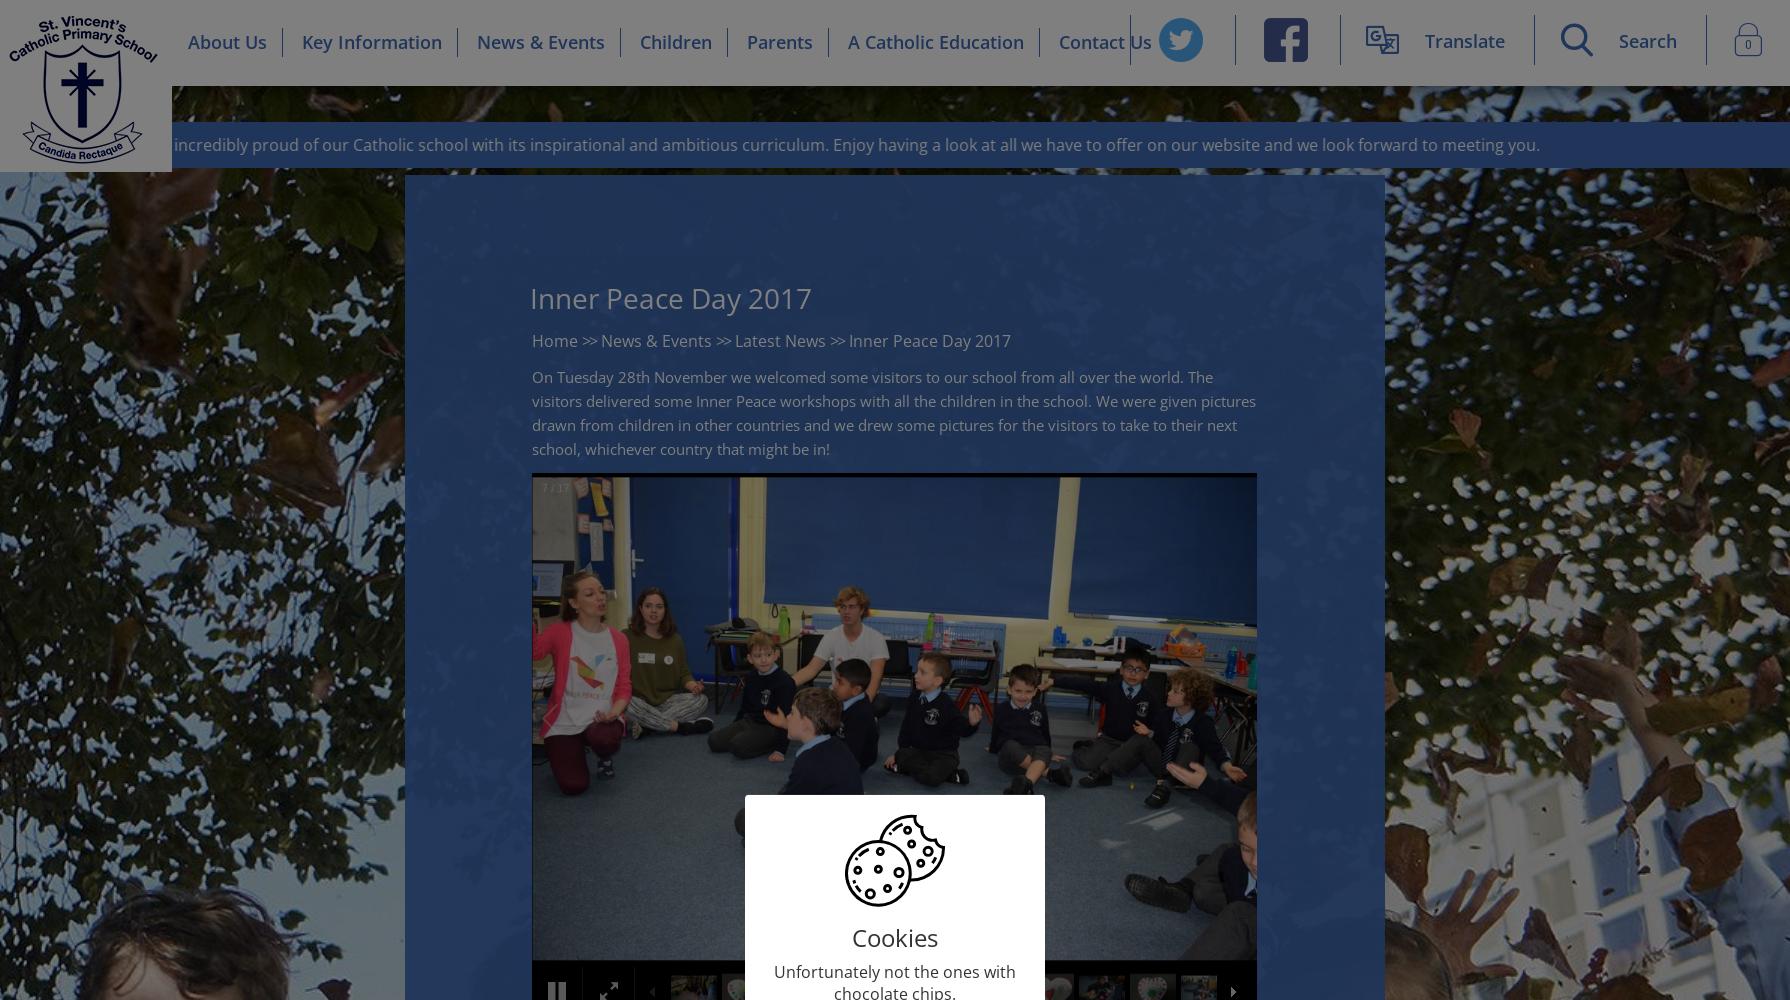 This screenshot has height=1000, width=1790. Describe the element at coordinates (851, 936) in the screenshot. I see `'Cookies'` at that location.